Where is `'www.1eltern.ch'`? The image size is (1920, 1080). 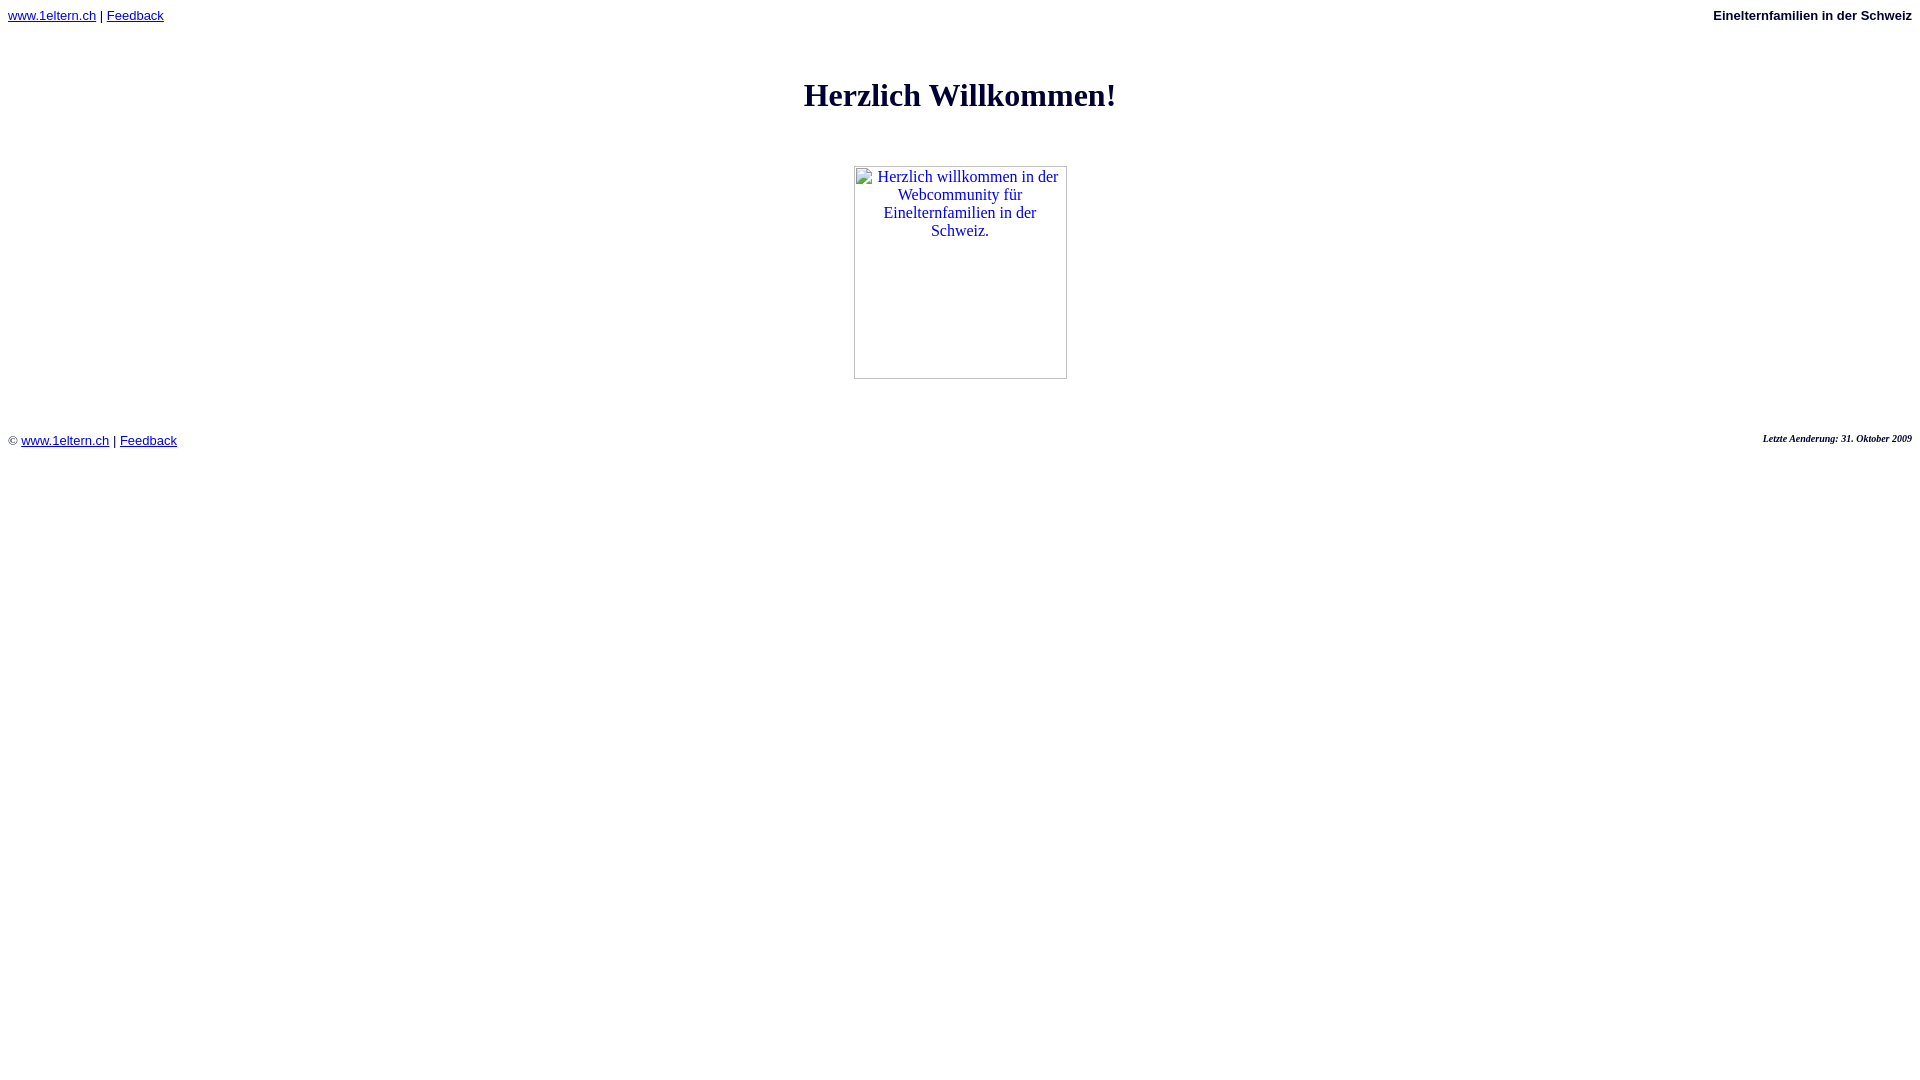 'www.1eltern.ch' is located at coordinates (8, 15).